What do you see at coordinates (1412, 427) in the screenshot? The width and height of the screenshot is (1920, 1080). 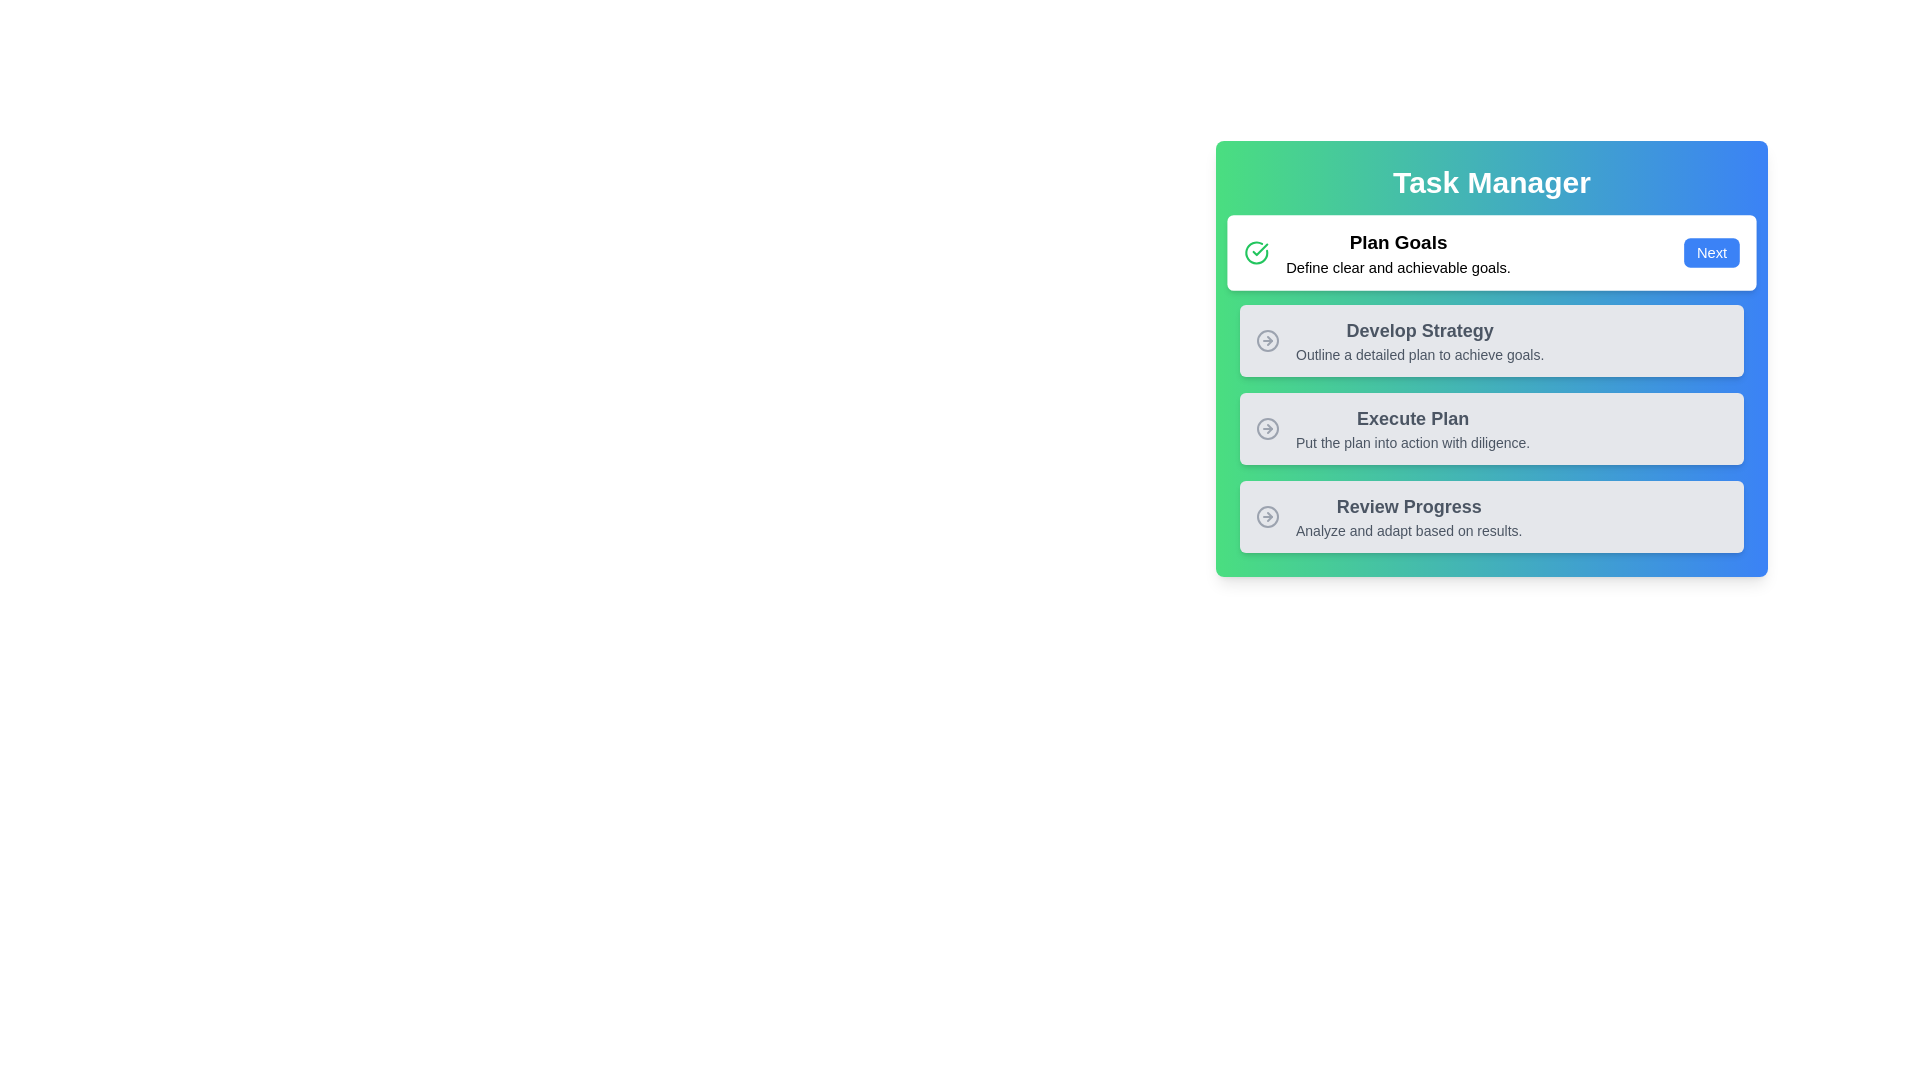 I see `text content of the label indicating the task stage for executing a plan with diligence in the Task Manager interface, positioned between 'Develop Strategy' and 'Review Progress'` at bounding box center [1412, 427].